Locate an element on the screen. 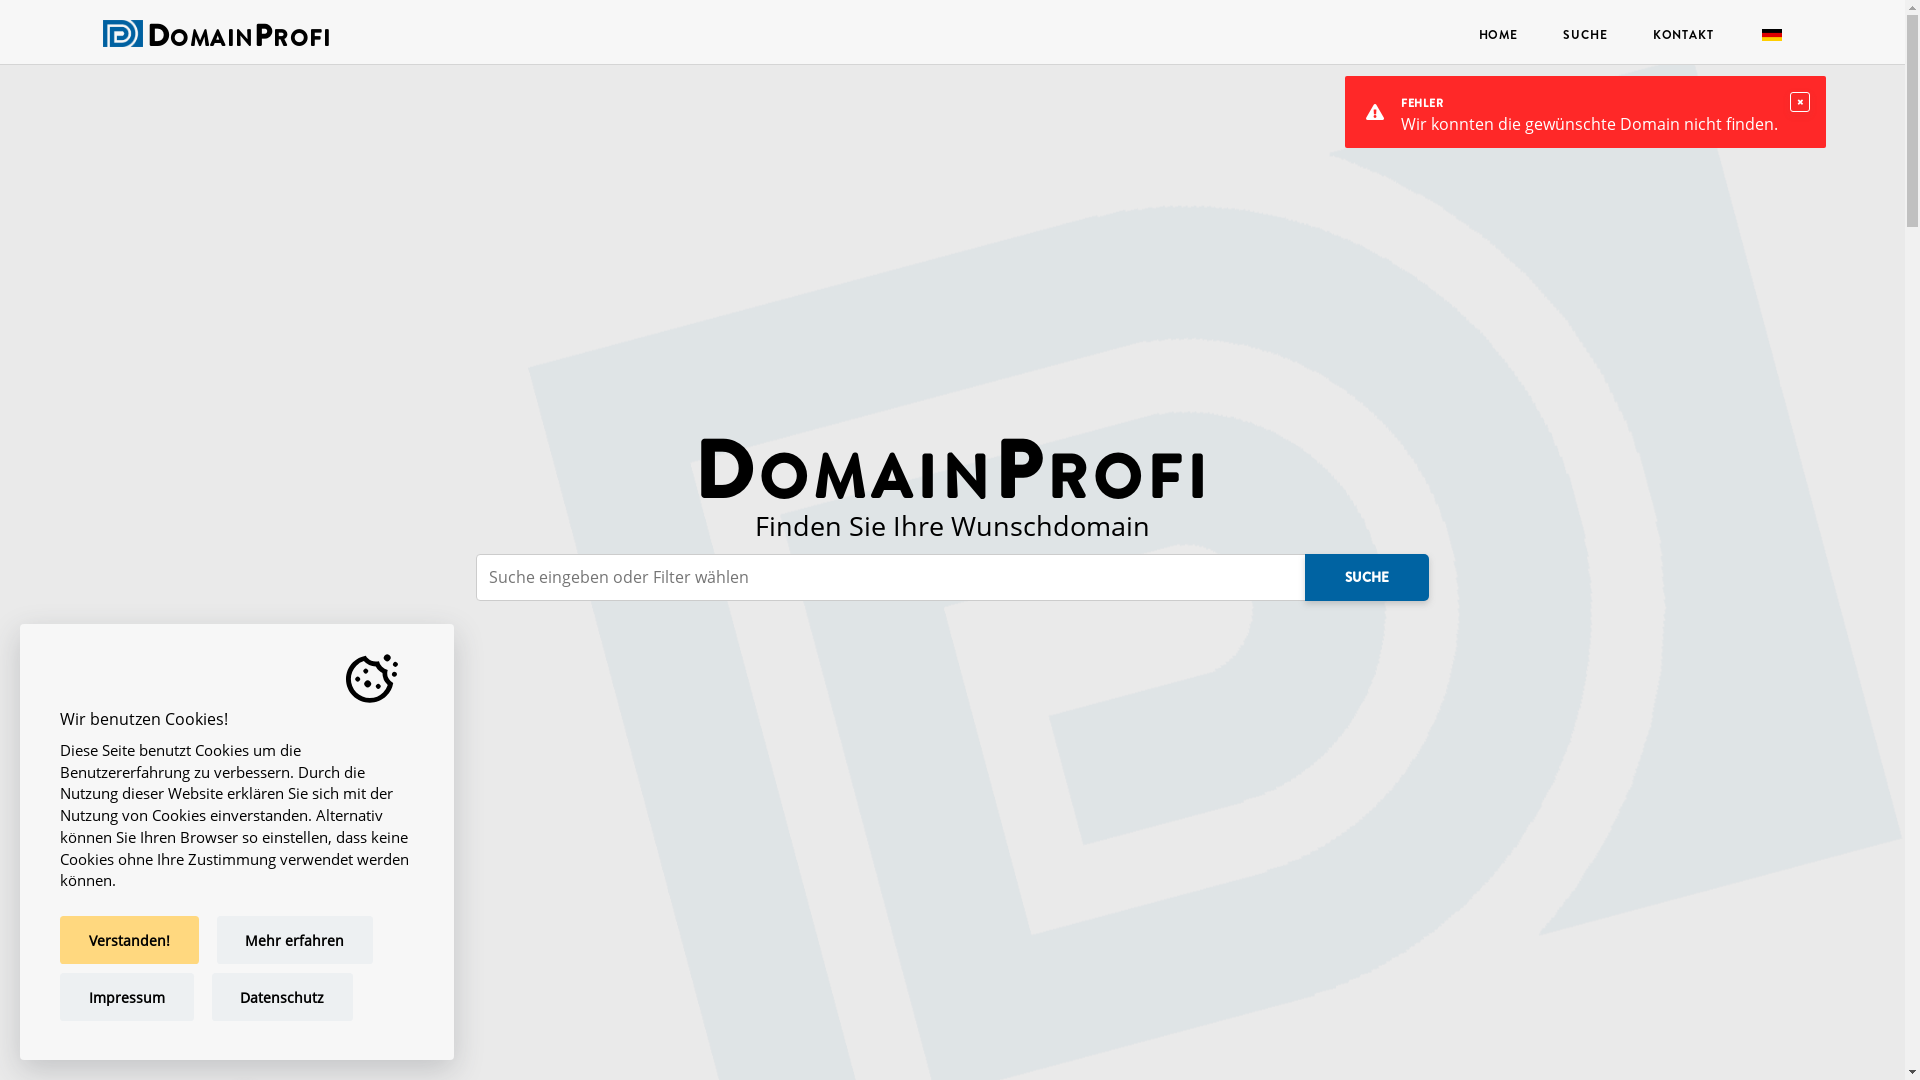 The width and height of the screenshot is (1920, 1080). 'Verstanden!' is located at coordinates (59, 940).